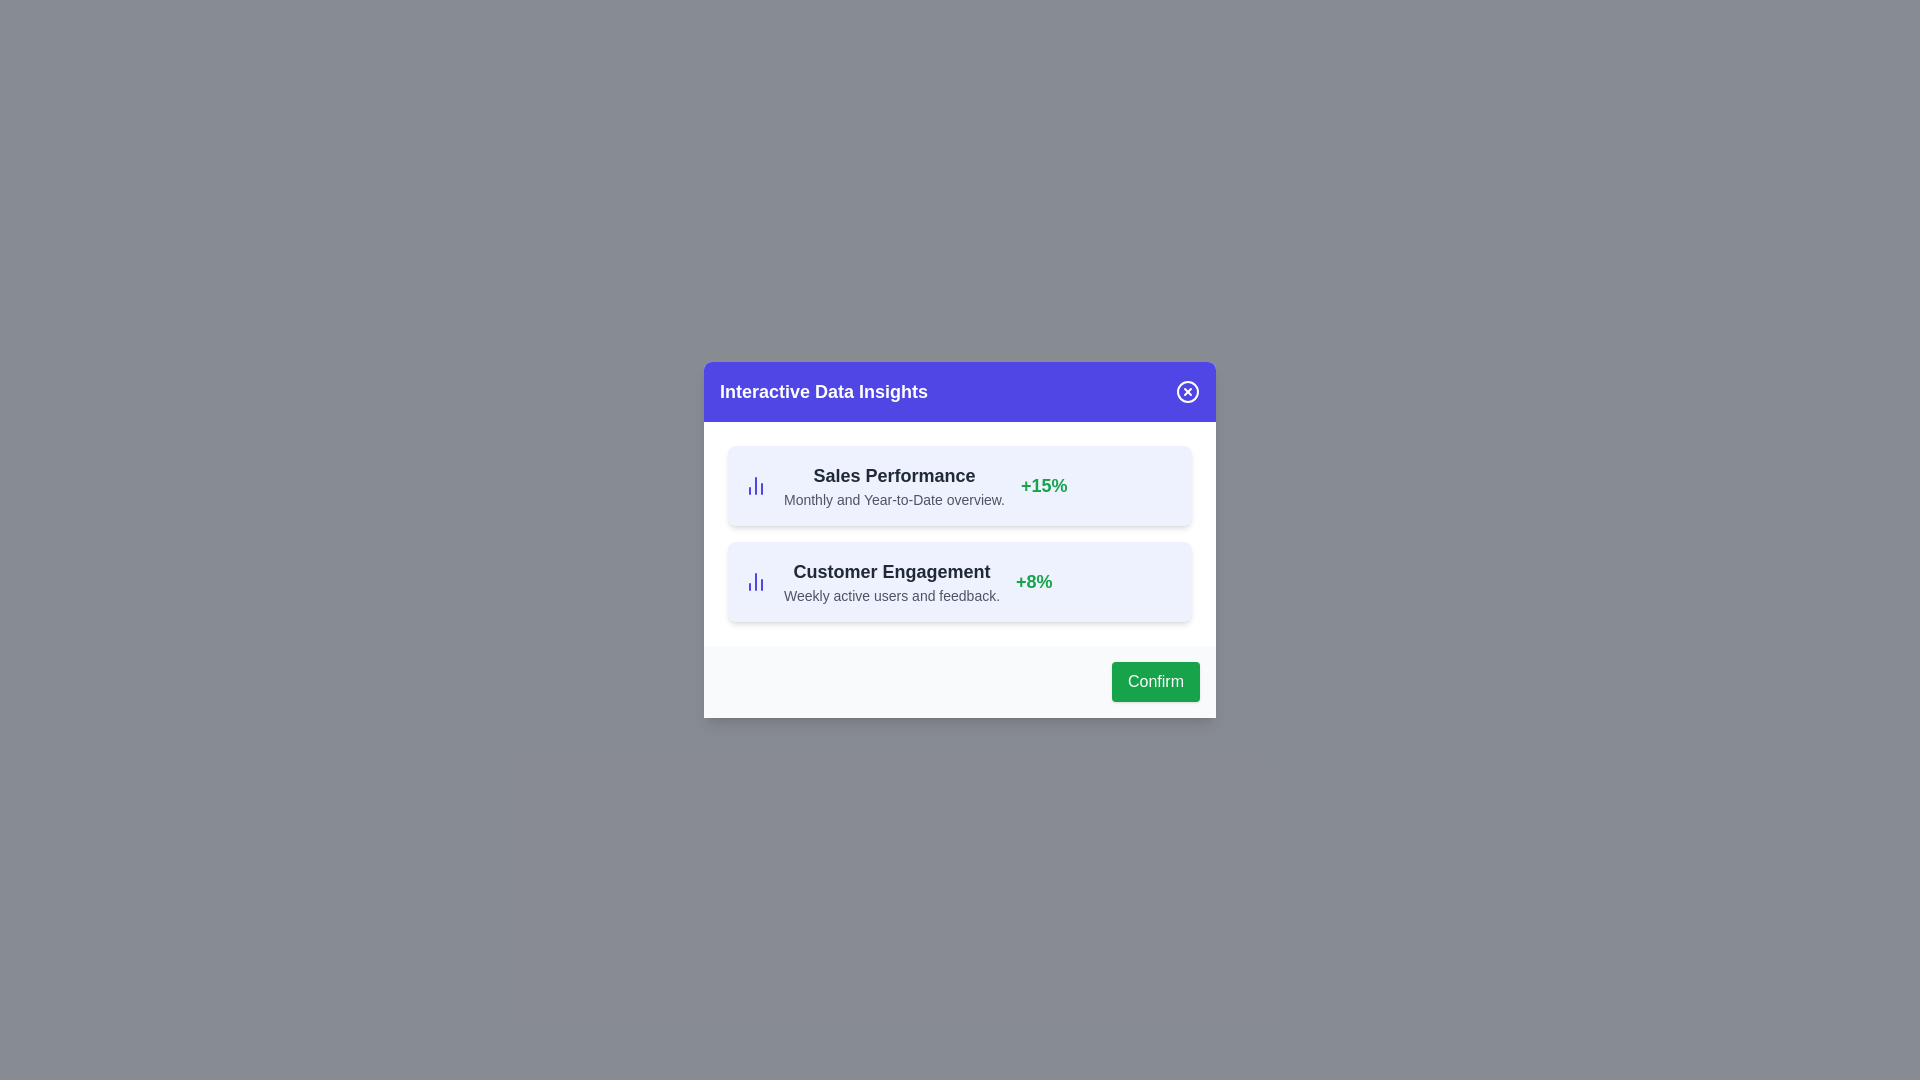 The image size is (1920, 1080). I want to click on the data item corresponding to Customer Engagement, so click(960, 582).